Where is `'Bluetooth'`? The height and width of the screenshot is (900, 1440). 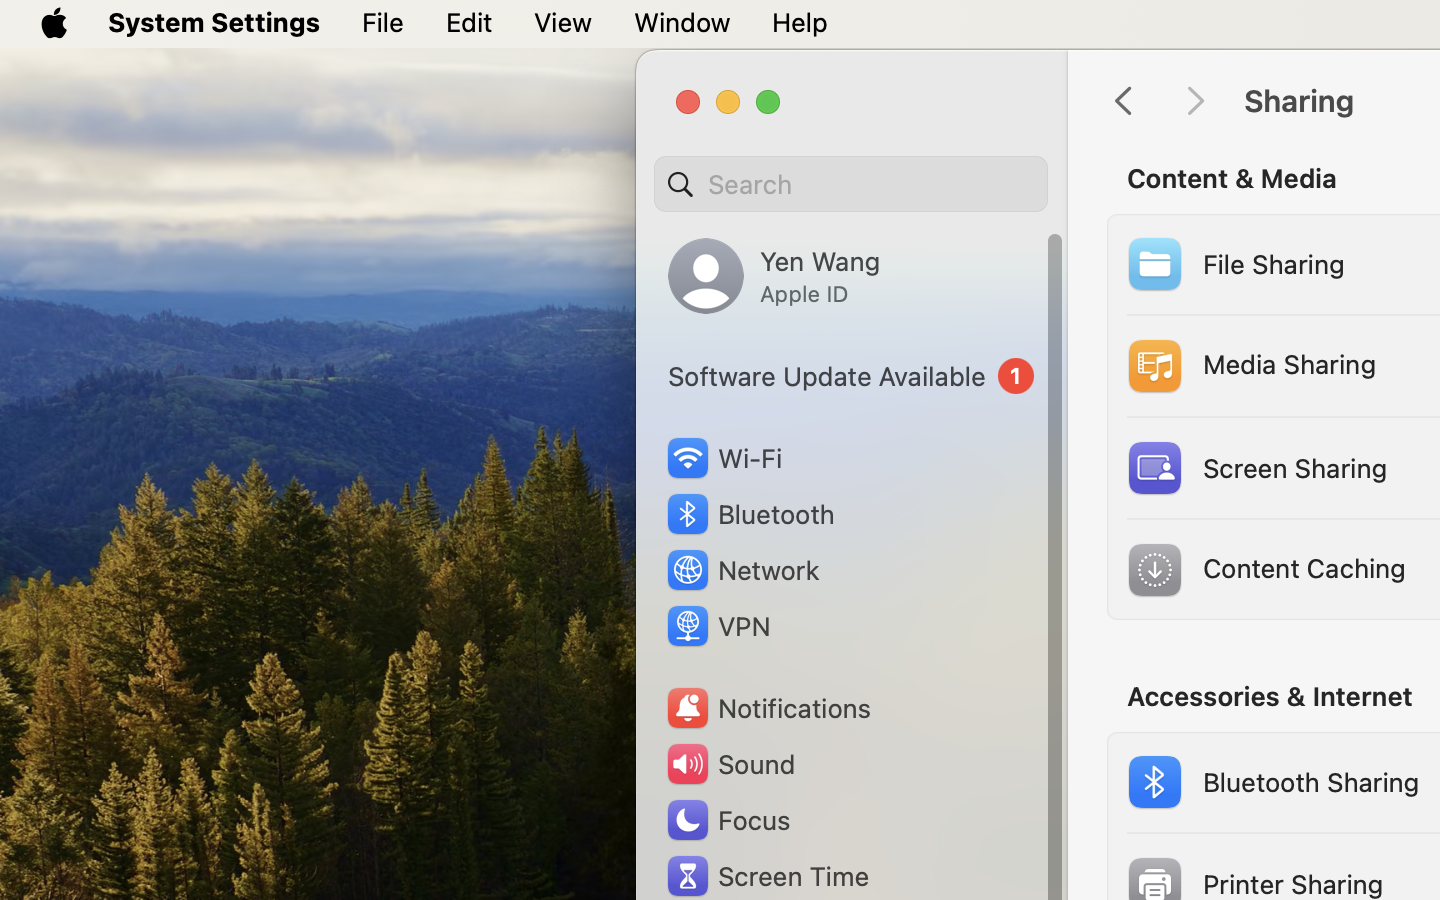 'Bluetooth' is located at coordinates (748, 512).